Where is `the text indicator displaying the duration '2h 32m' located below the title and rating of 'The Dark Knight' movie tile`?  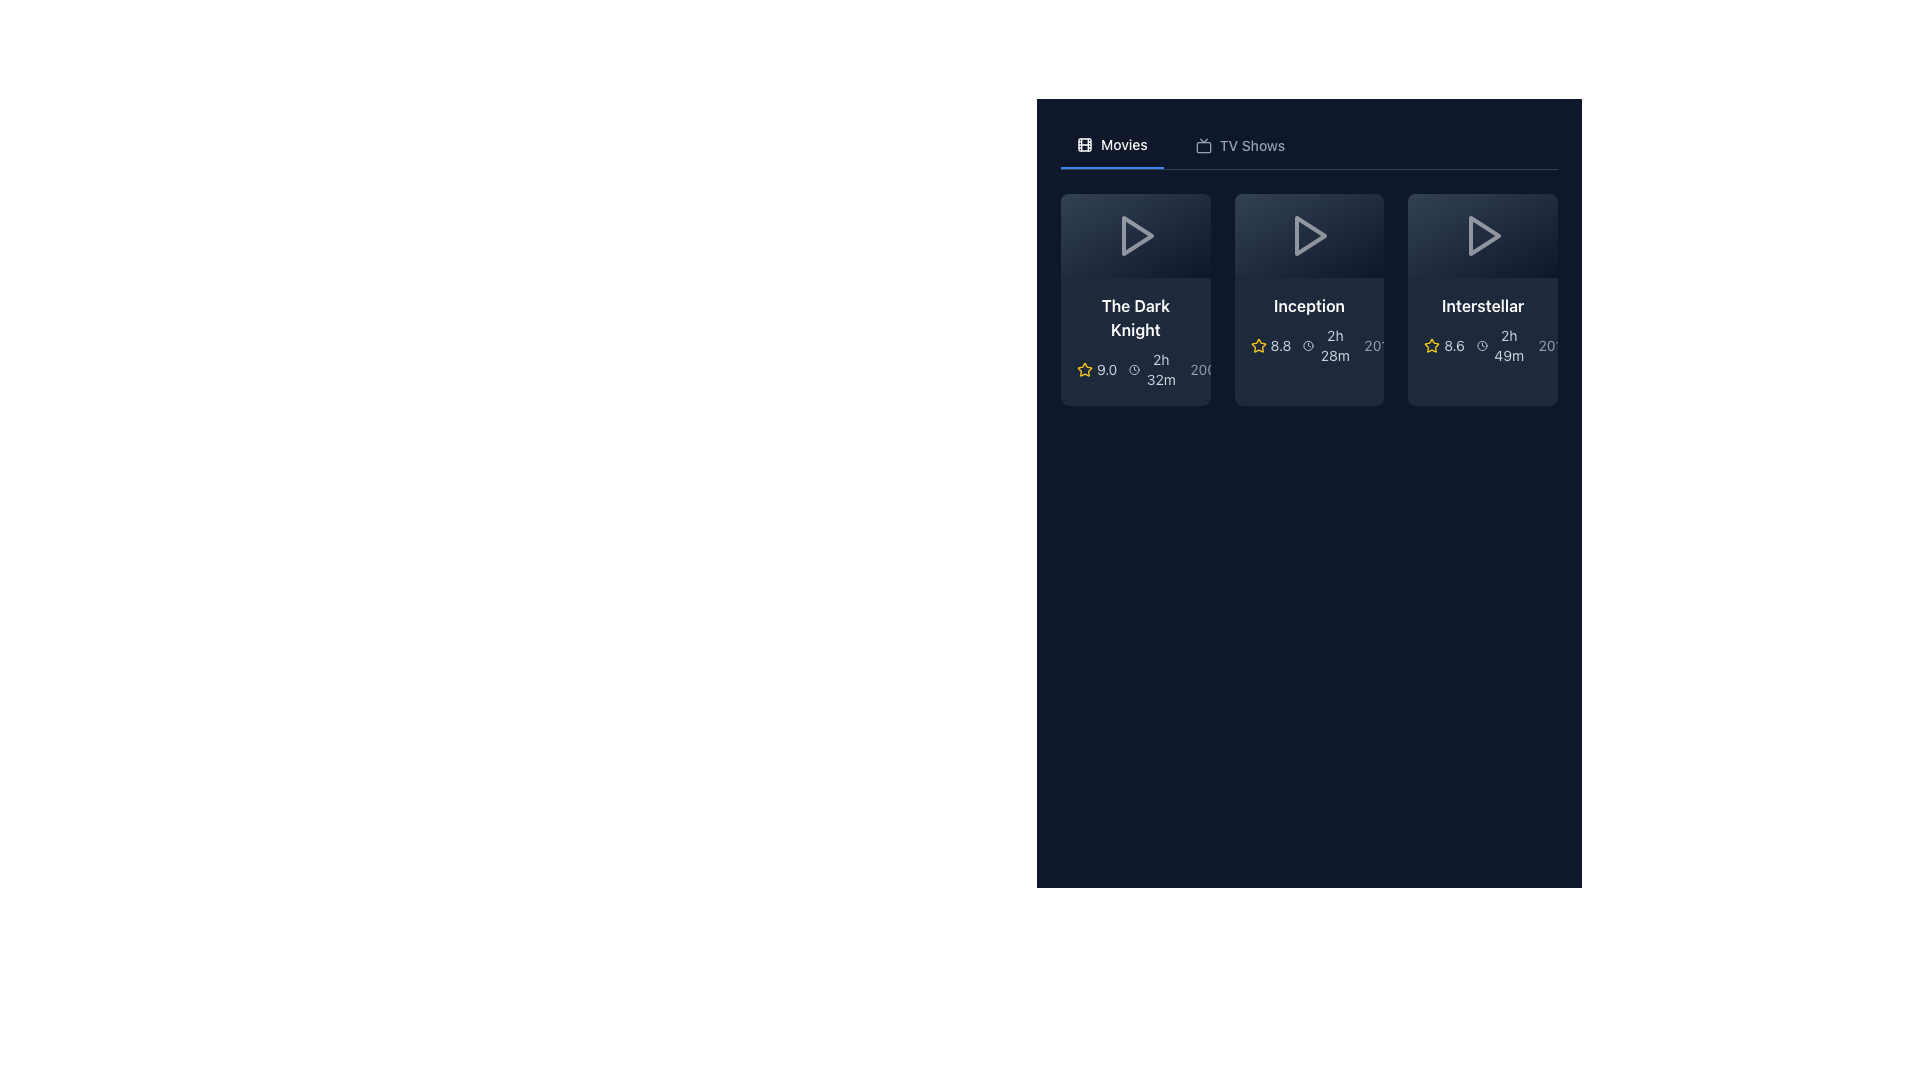 the text indicator displaying the duration '2h 32m' located below the title and rating of 'The Dark Knight' movie tile is located at coordinates (1153, 370).